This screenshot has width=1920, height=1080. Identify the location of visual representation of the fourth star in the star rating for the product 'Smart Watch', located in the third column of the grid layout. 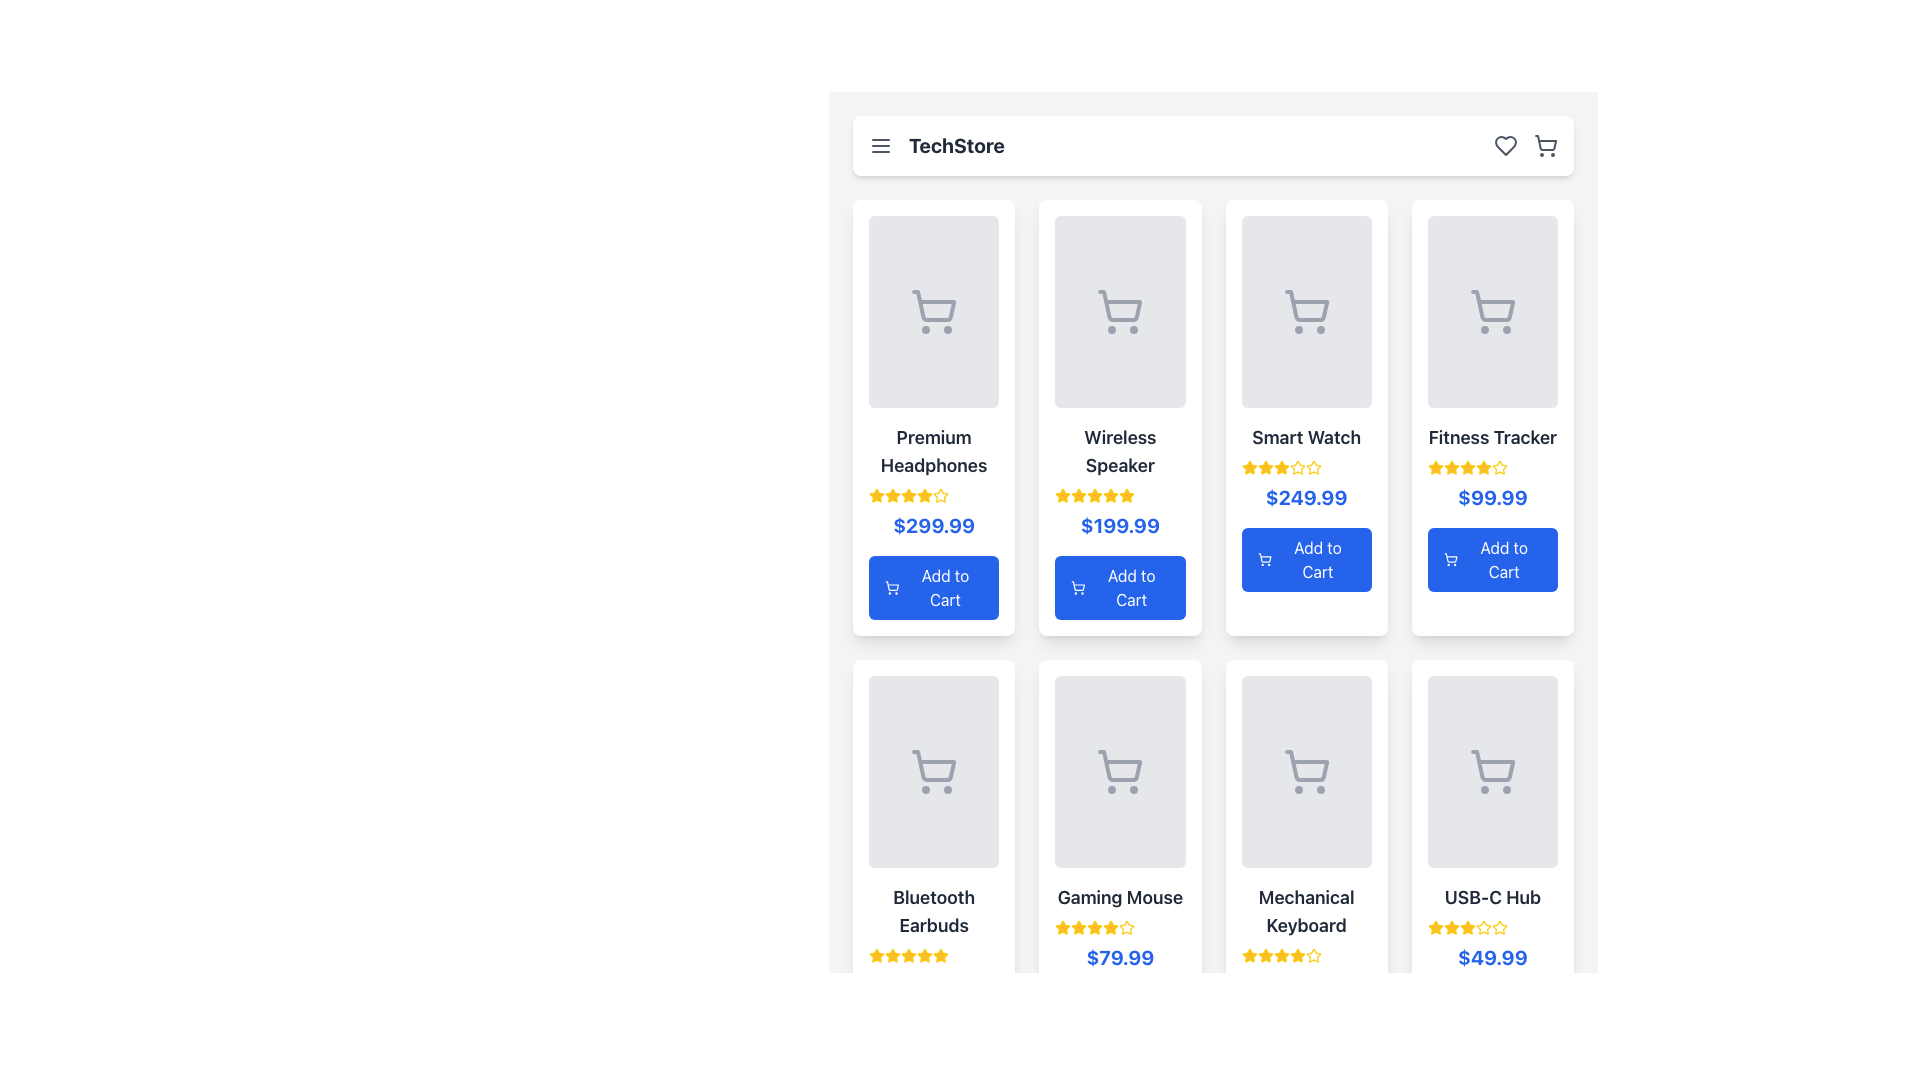
(1281, 467).